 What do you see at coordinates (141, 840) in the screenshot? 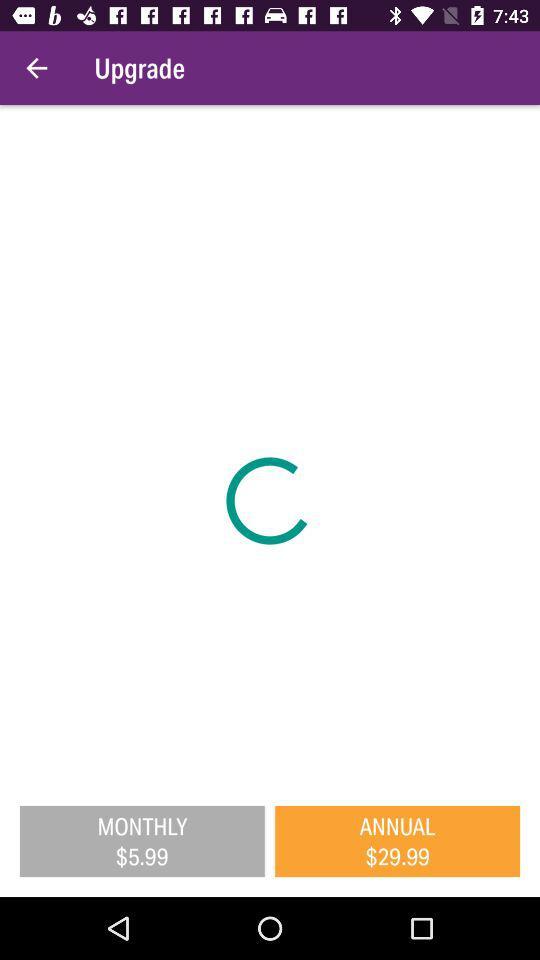
I see `the monthly` at bounding box center [141, 840].